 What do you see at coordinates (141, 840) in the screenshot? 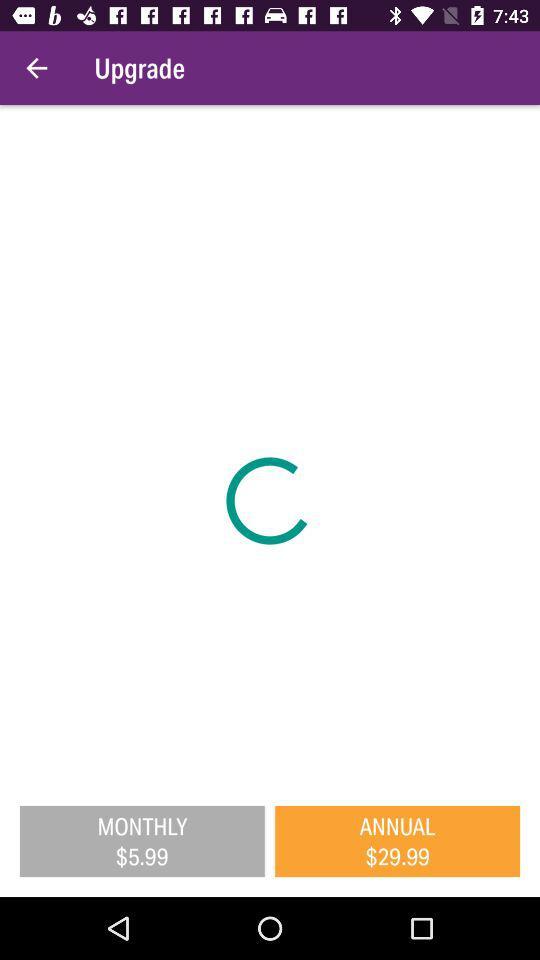
I see `the monthly` at bounding box center [141, 840].